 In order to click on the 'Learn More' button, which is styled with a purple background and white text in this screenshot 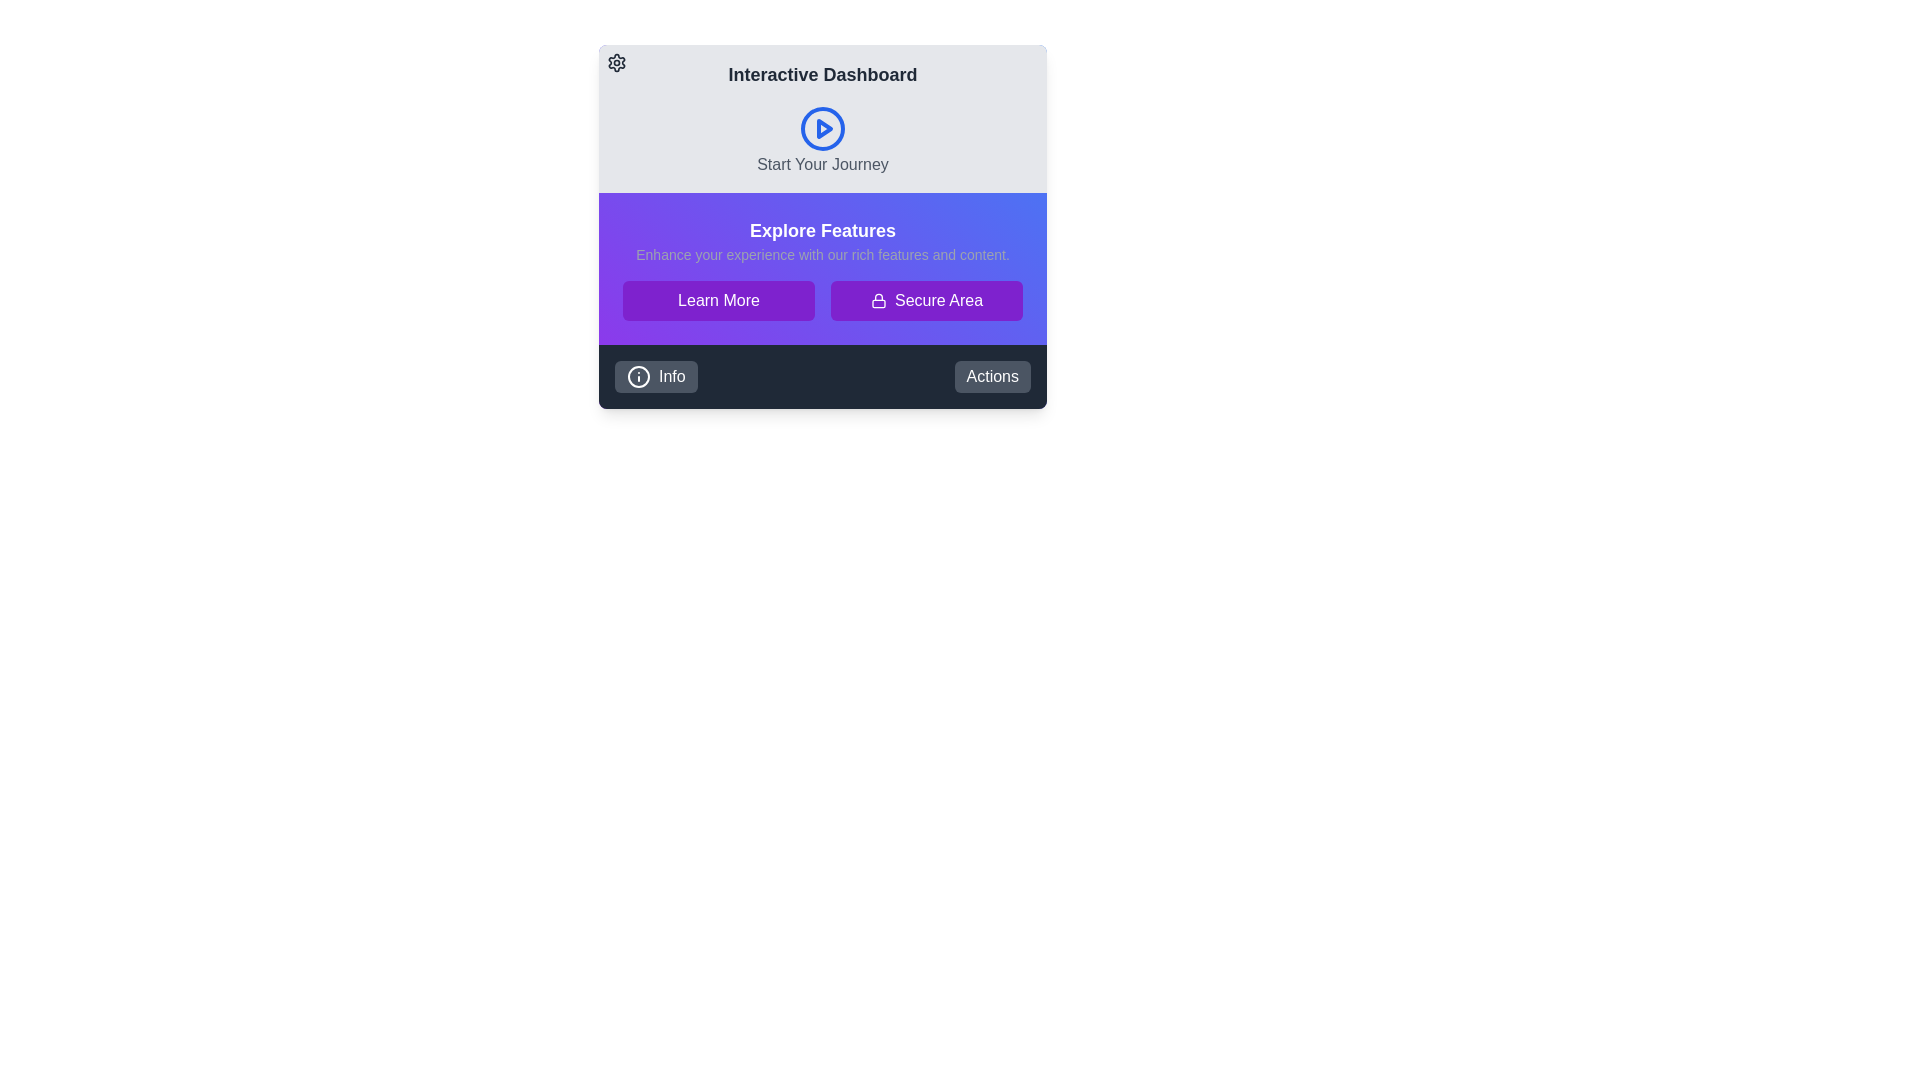, I will do `click(719, 300)`.